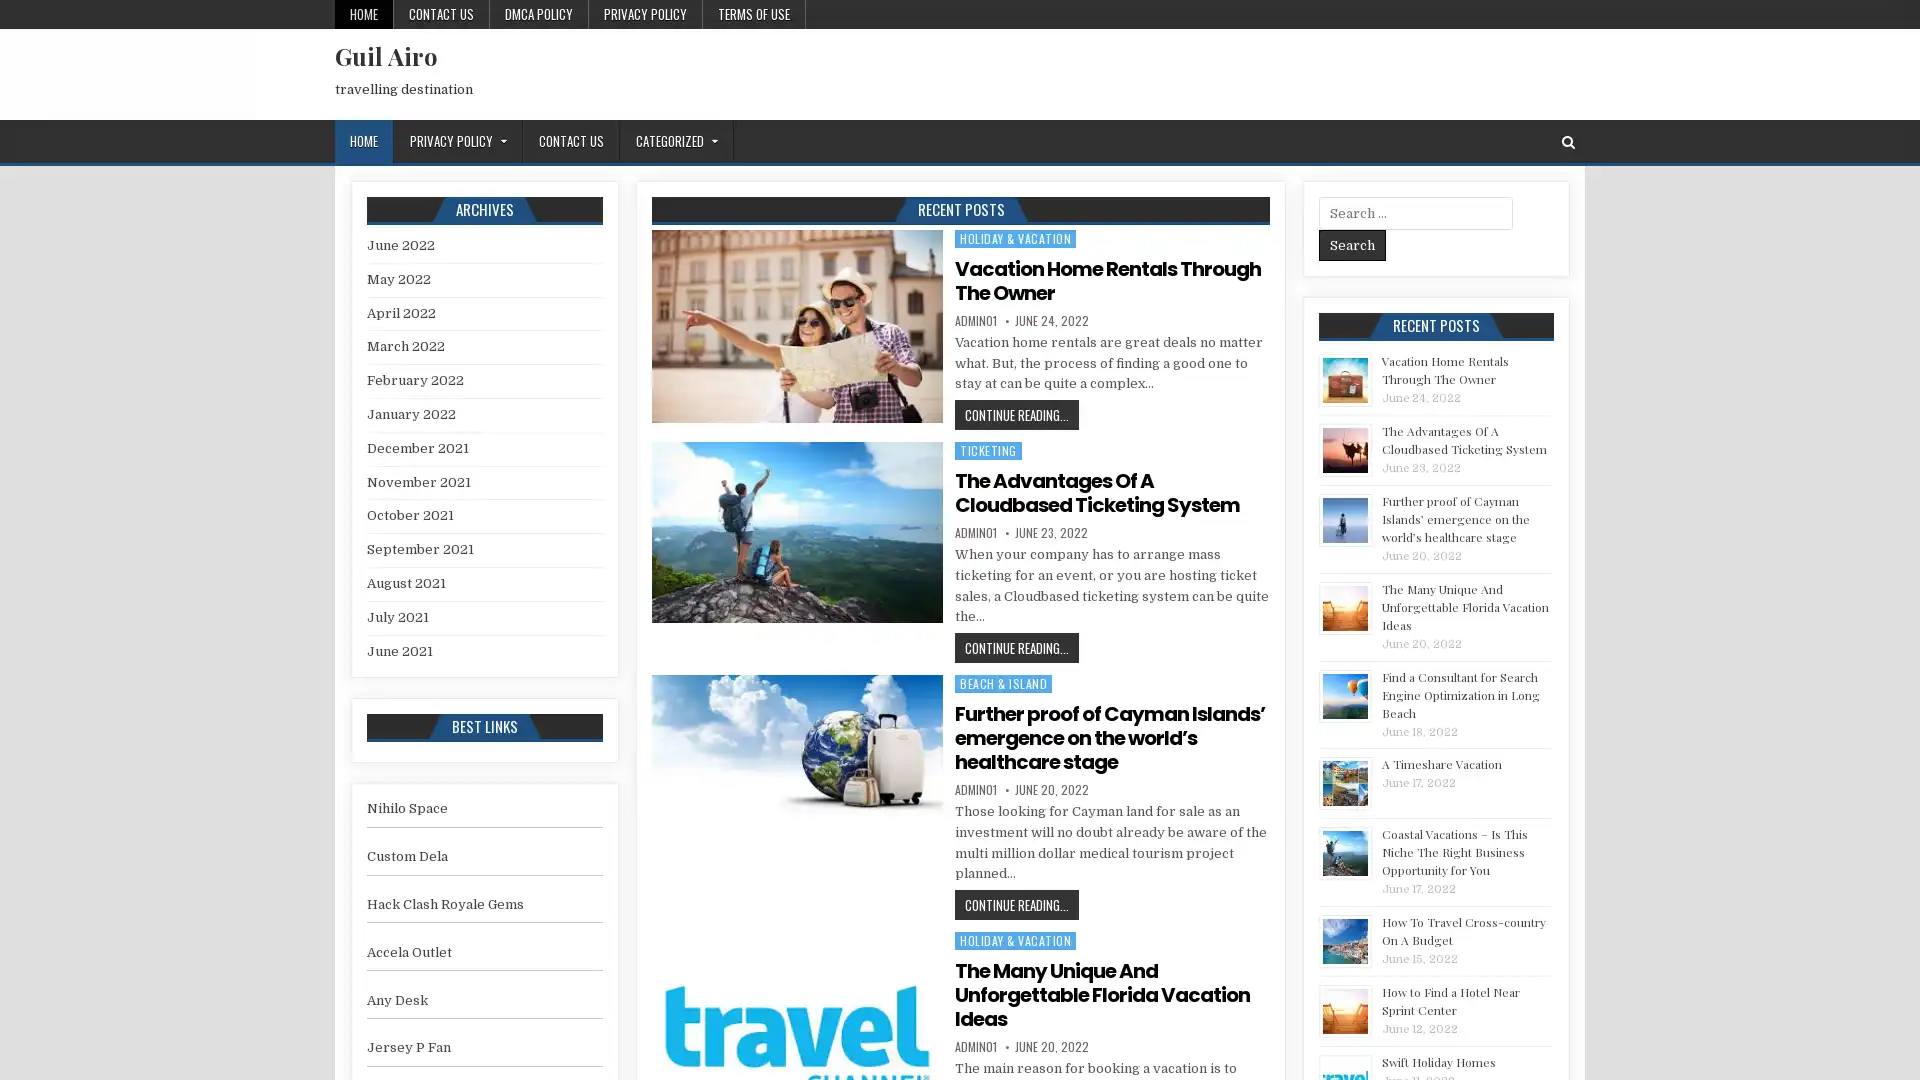 This screenshot has height=1080, width=1920. I want to click on Search, so click(1351, 244).